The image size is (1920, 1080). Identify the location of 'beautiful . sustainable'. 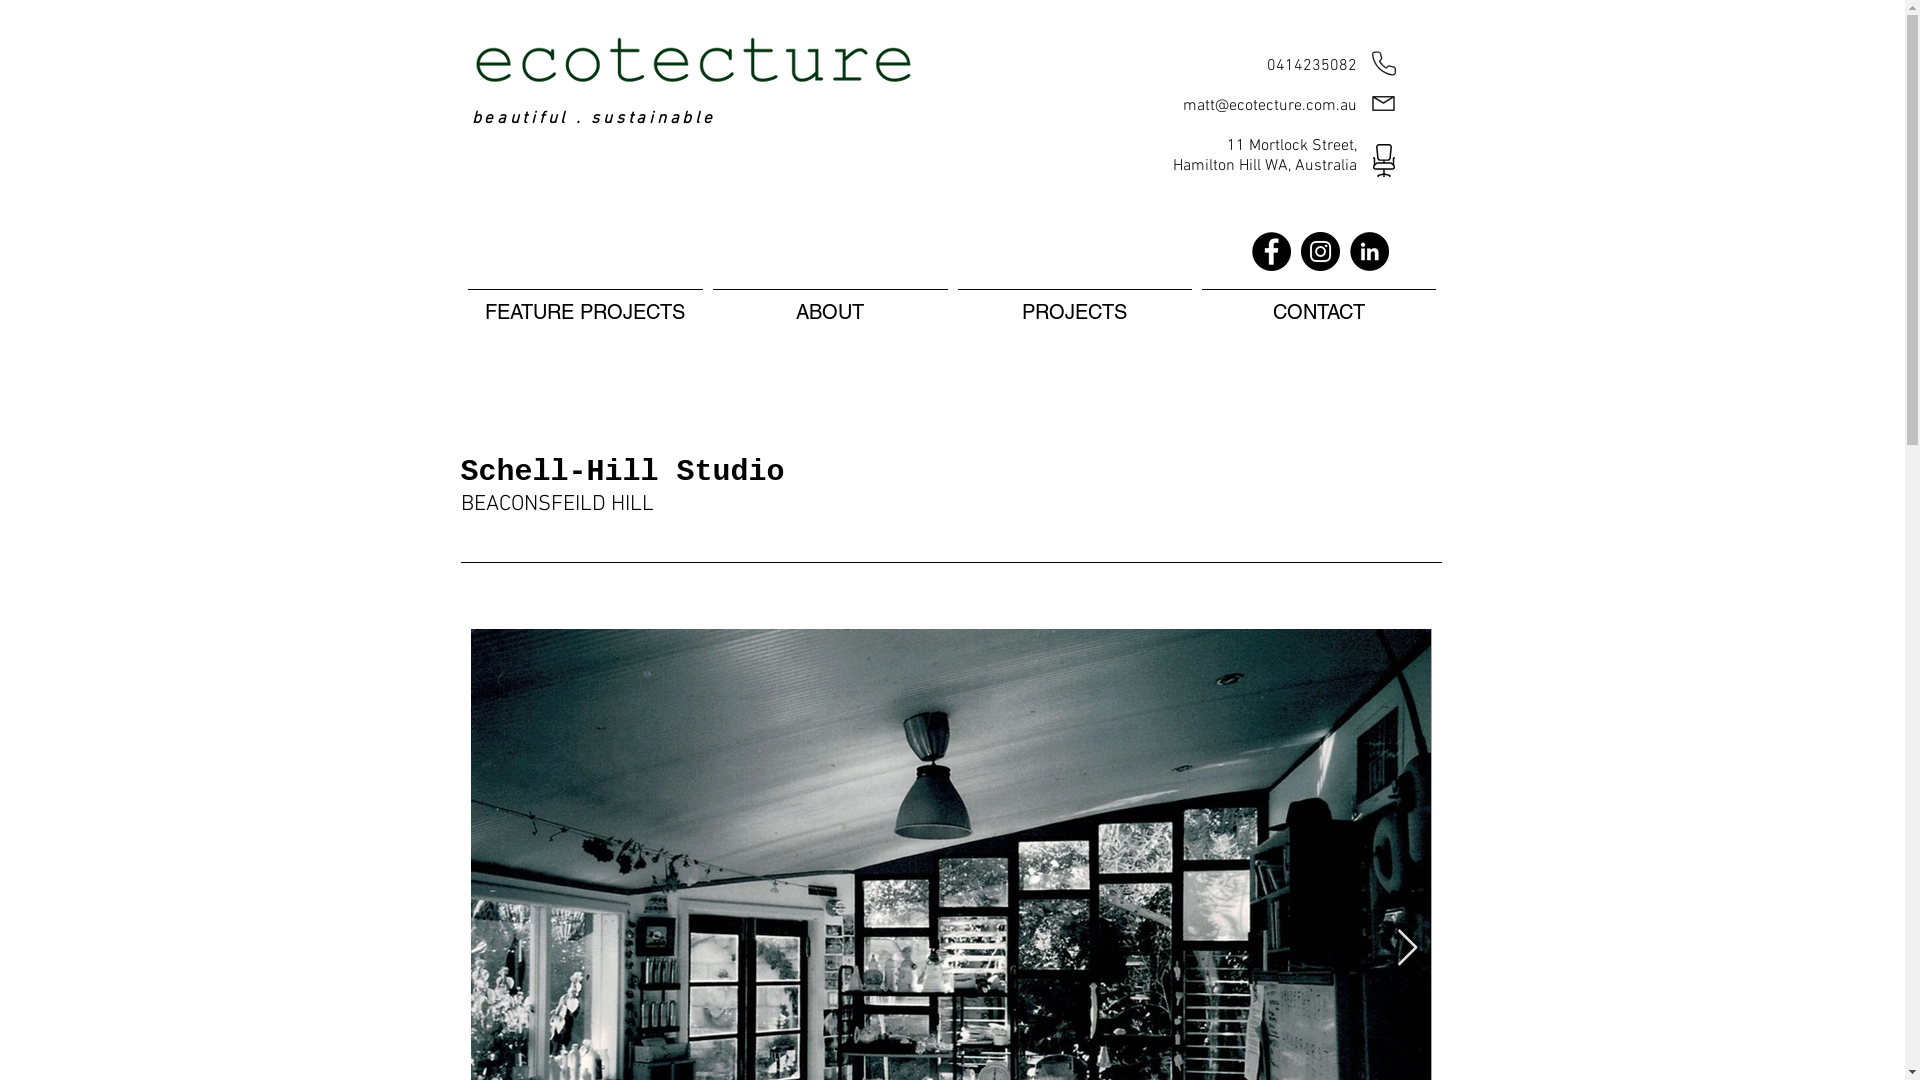
(593, 119).